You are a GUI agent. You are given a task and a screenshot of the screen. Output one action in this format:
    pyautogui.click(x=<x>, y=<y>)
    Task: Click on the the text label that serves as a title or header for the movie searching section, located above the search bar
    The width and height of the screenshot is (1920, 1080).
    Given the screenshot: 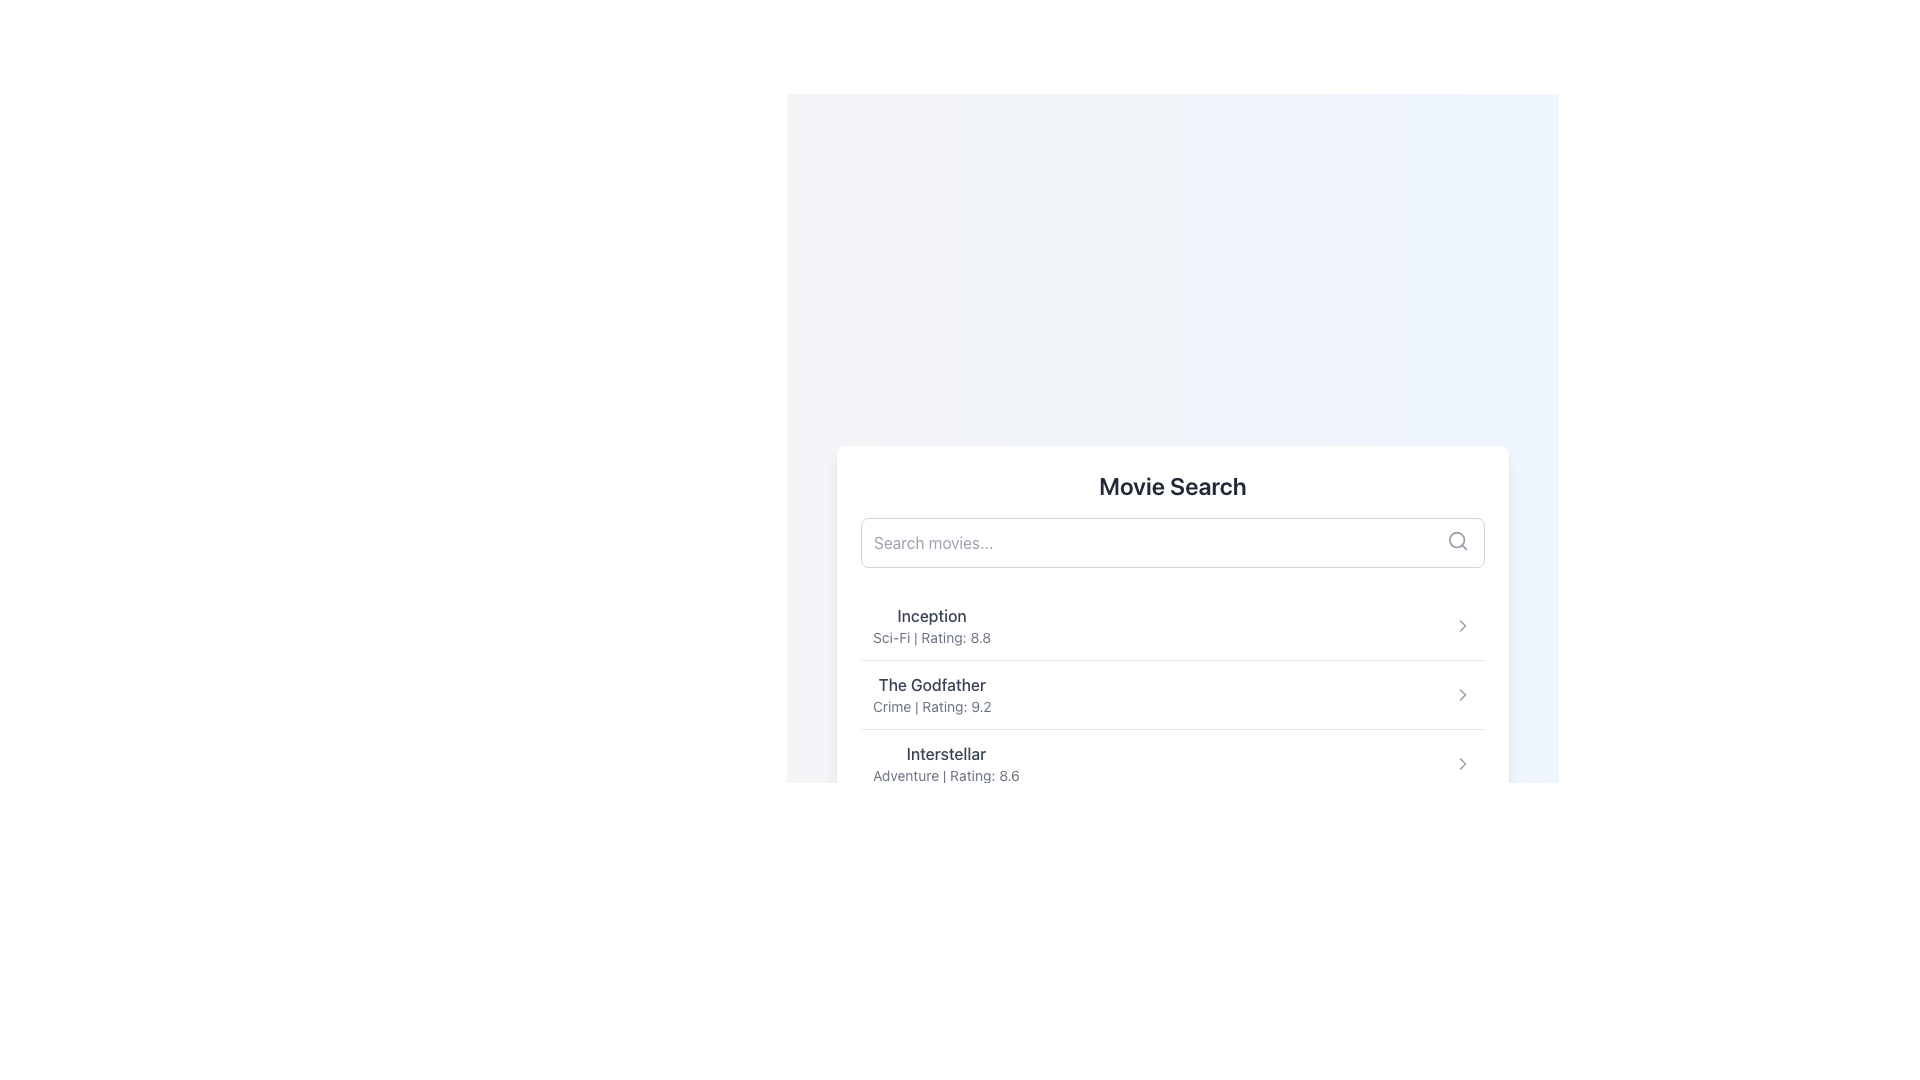 What is the action you would take?
    pyautogui.click(x=1172, y=486)
    